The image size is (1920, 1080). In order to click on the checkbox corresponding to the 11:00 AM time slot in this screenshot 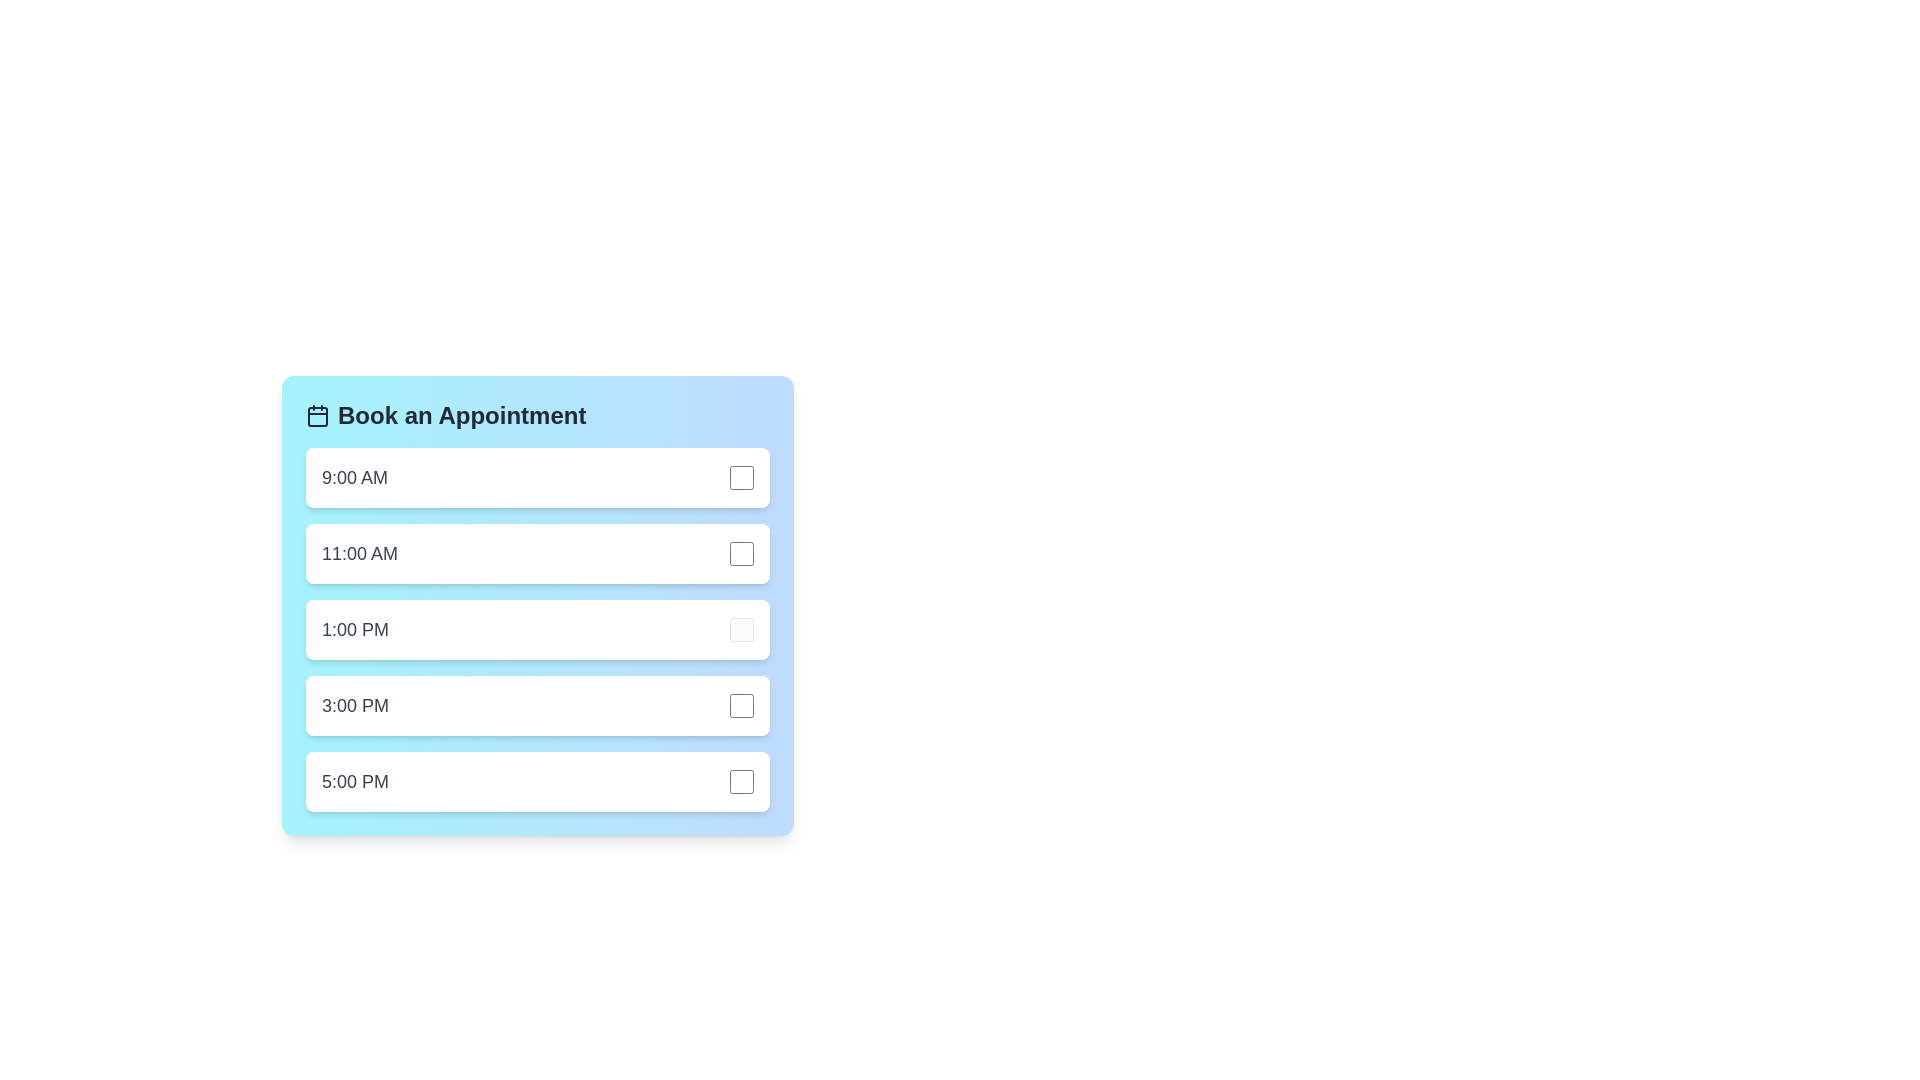, I will do `click(741, 554)`.